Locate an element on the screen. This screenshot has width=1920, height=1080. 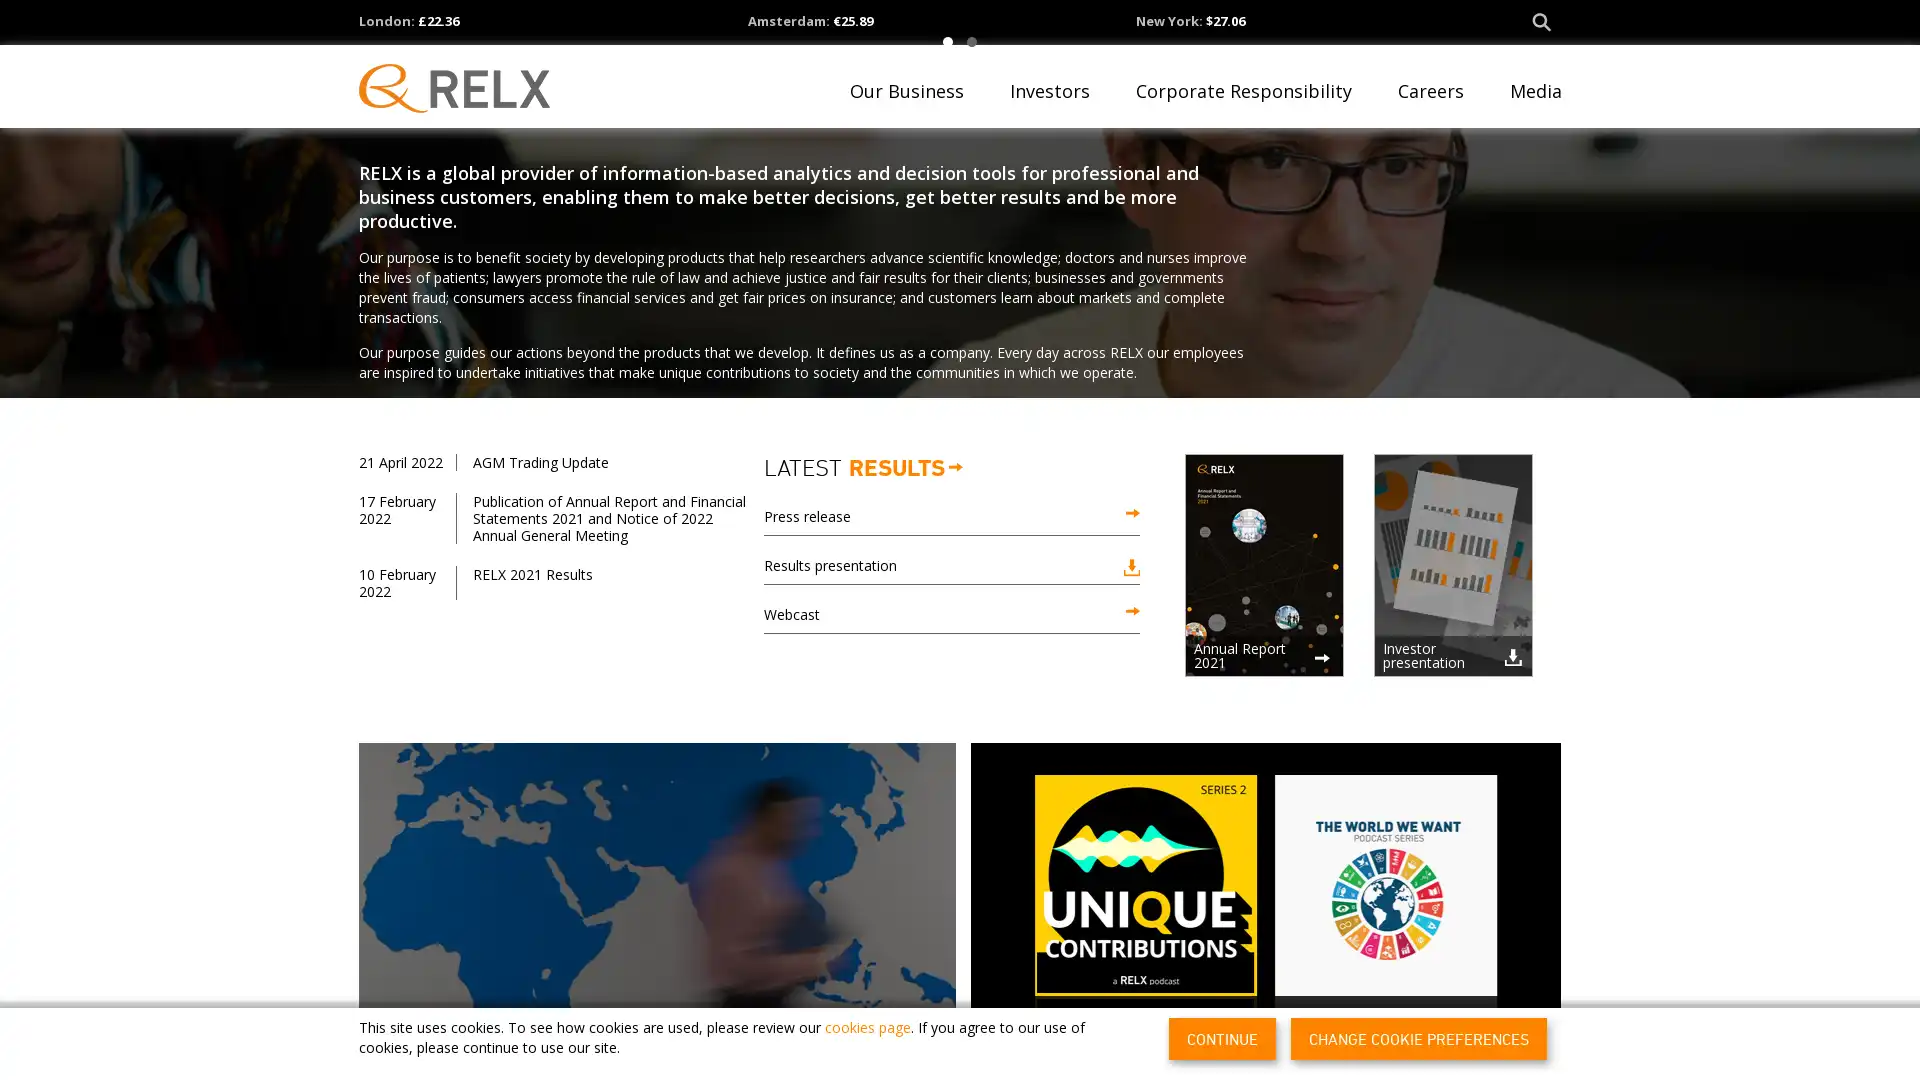
1 is located at coordinates (947, 42).